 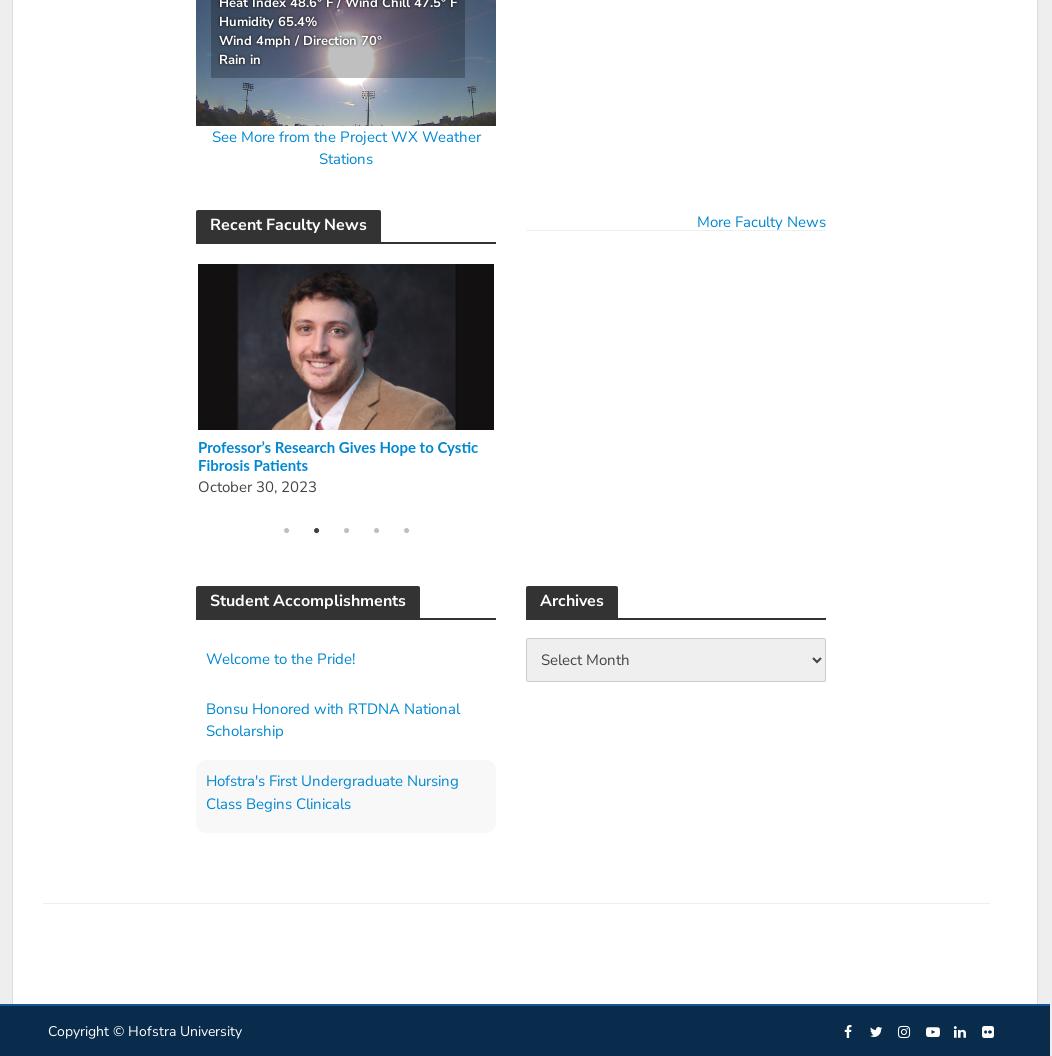 I want to click on 'October 30, 2023', so click(x=253, y=486).